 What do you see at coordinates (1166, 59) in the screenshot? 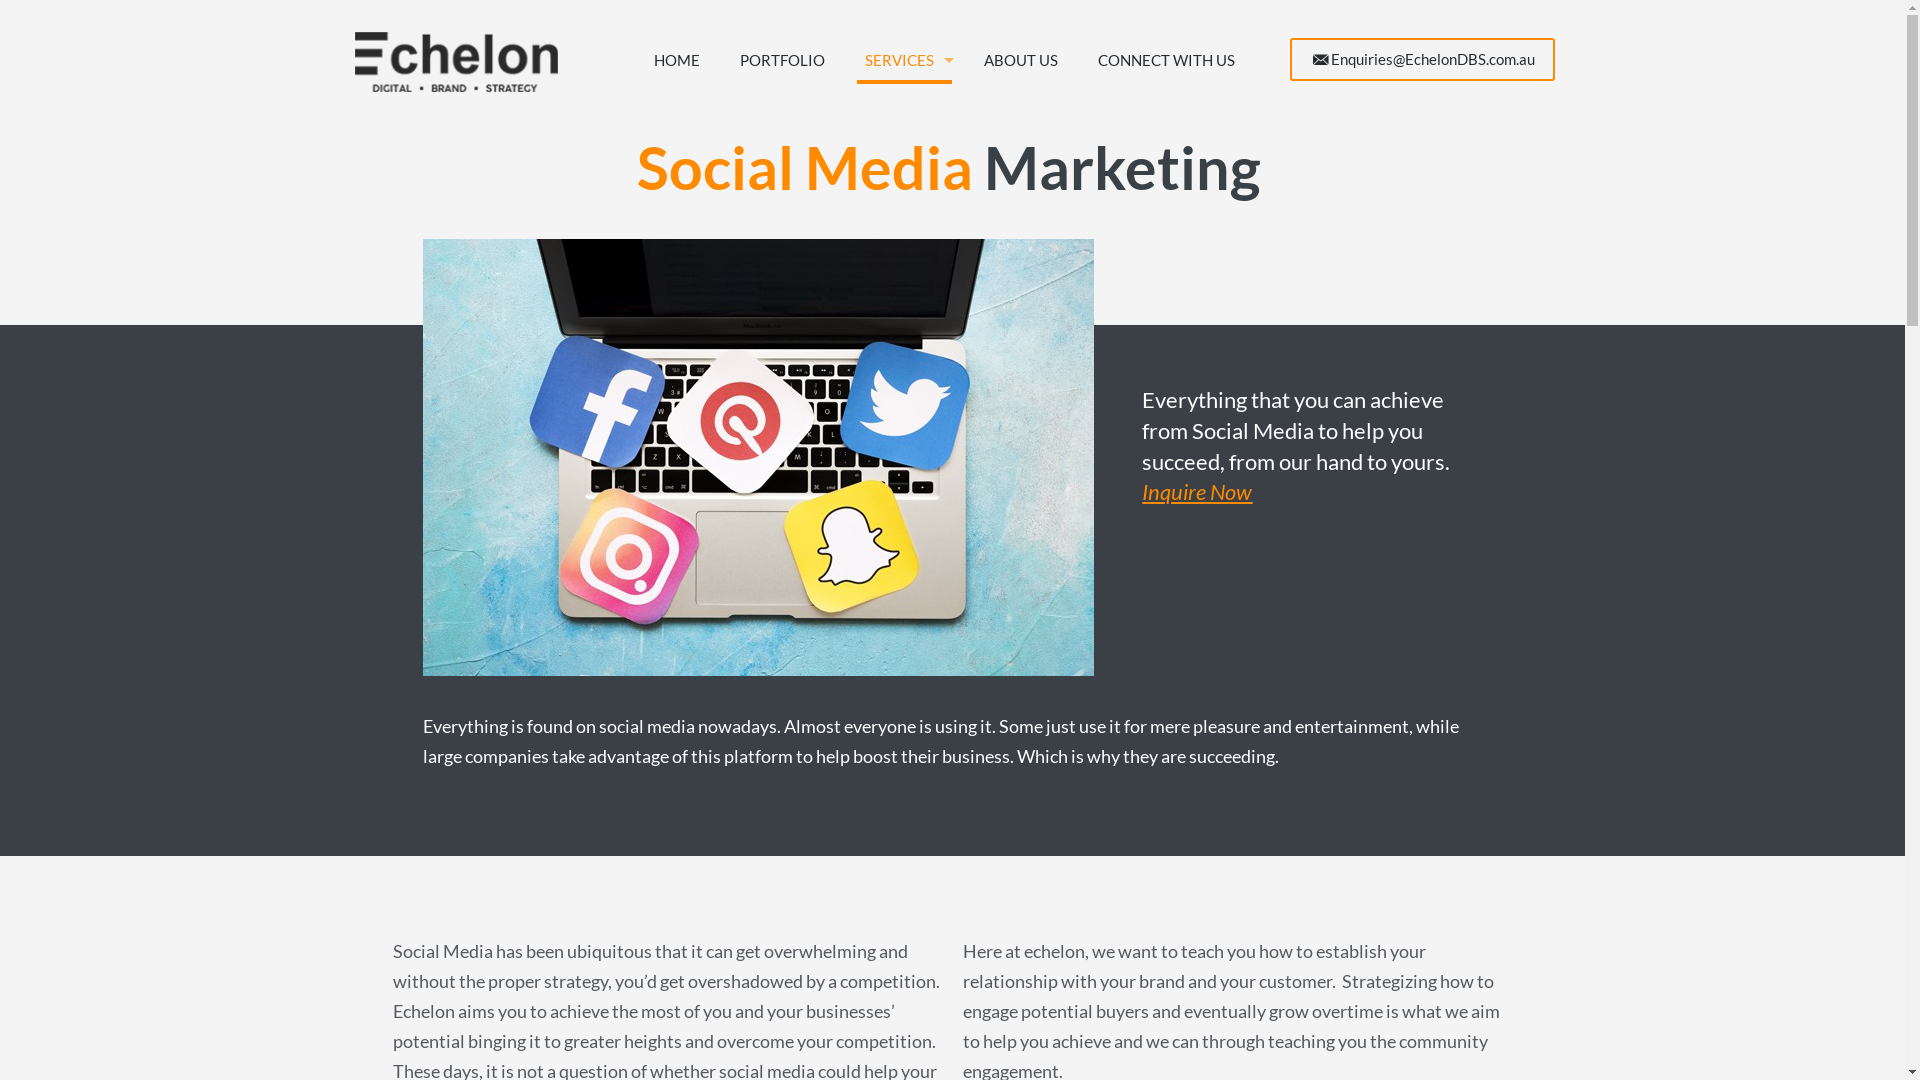
I see `'CONNECT WITH US'` at bounding box center [1166, 59].